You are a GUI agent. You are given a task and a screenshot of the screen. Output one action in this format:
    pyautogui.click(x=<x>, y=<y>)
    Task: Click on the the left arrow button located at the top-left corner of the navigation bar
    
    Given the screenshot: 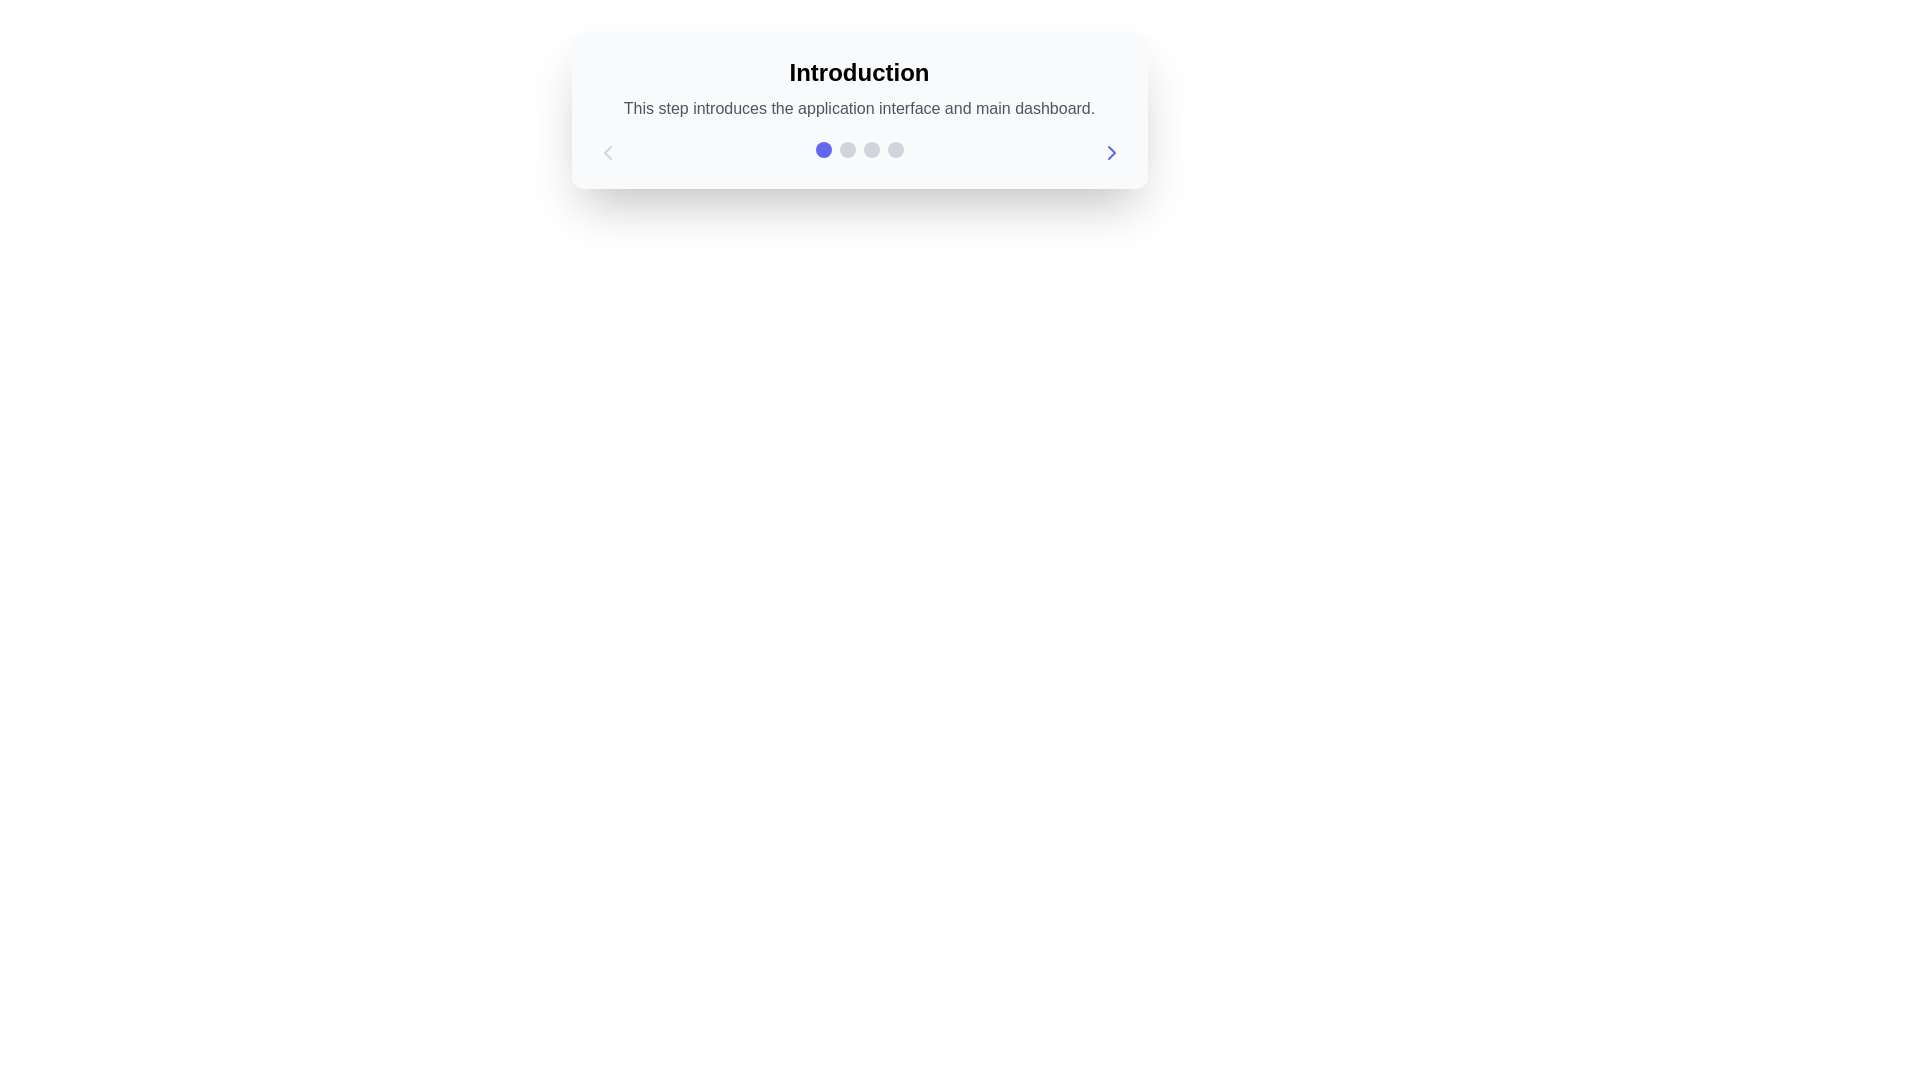 What is the action you would take?
    pyautogui.click(x=606, y=152)
    